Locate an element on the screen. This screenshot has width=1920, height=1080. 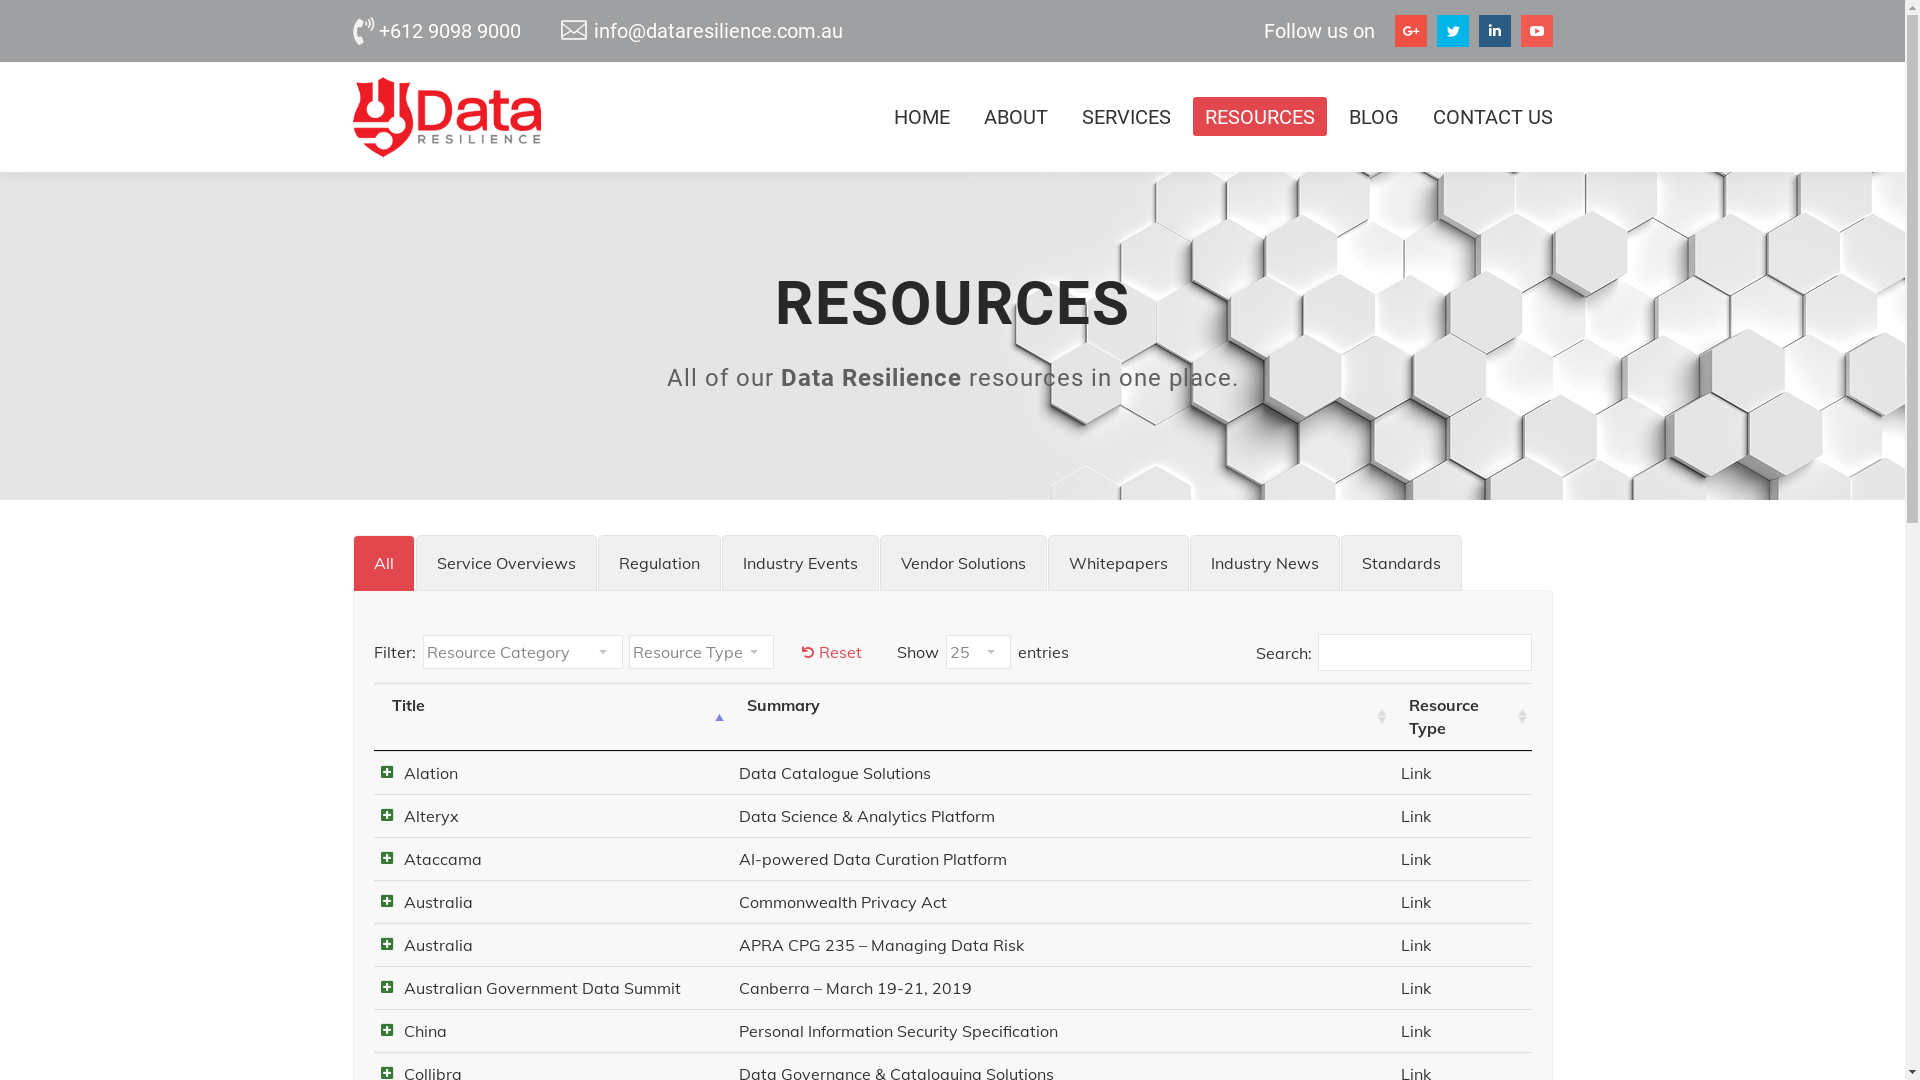
'RESOURCES' is located at coordinates (1257, 116).